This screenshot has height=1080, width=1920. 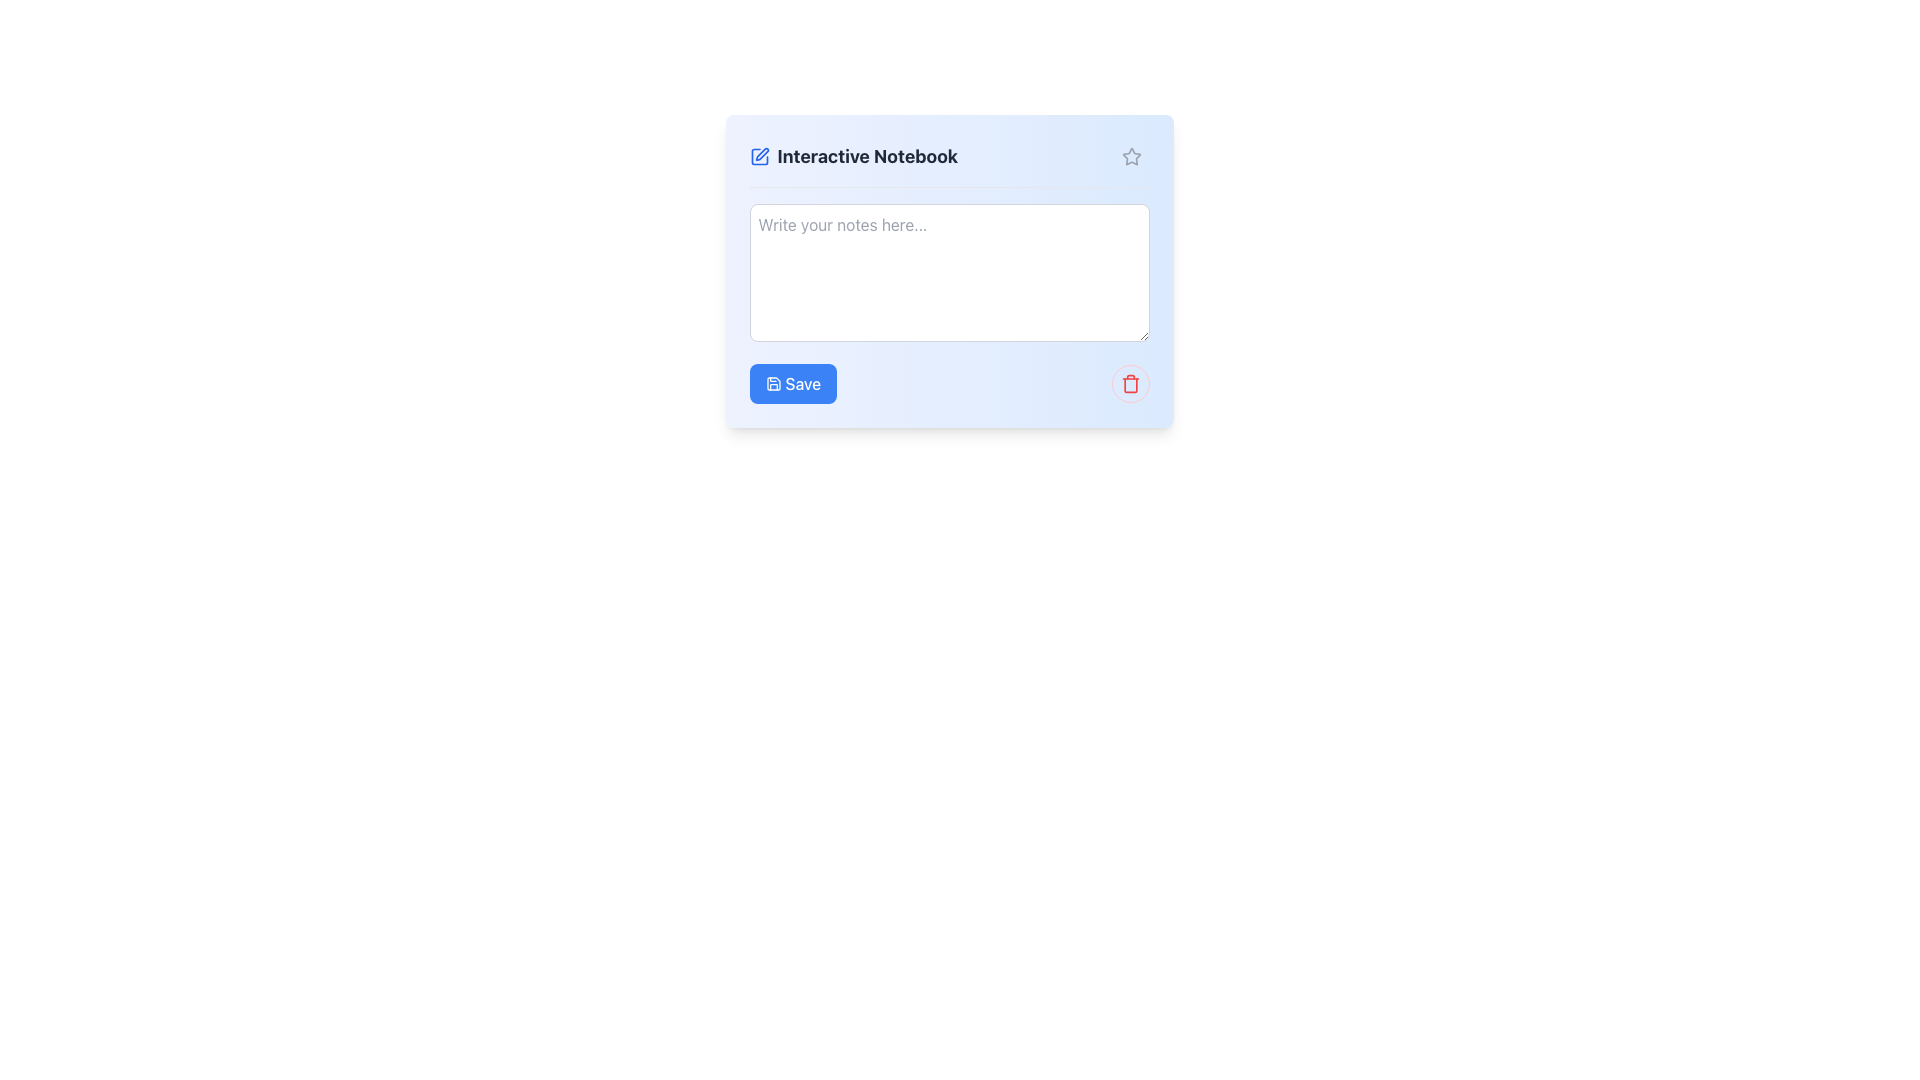 I want to click on the multi-line text input field styled with a rounded rectangle shape, located below the title 'Interactive Notebook' and above the 'Save' button, to begin entering text, so click(x=948, y=273).